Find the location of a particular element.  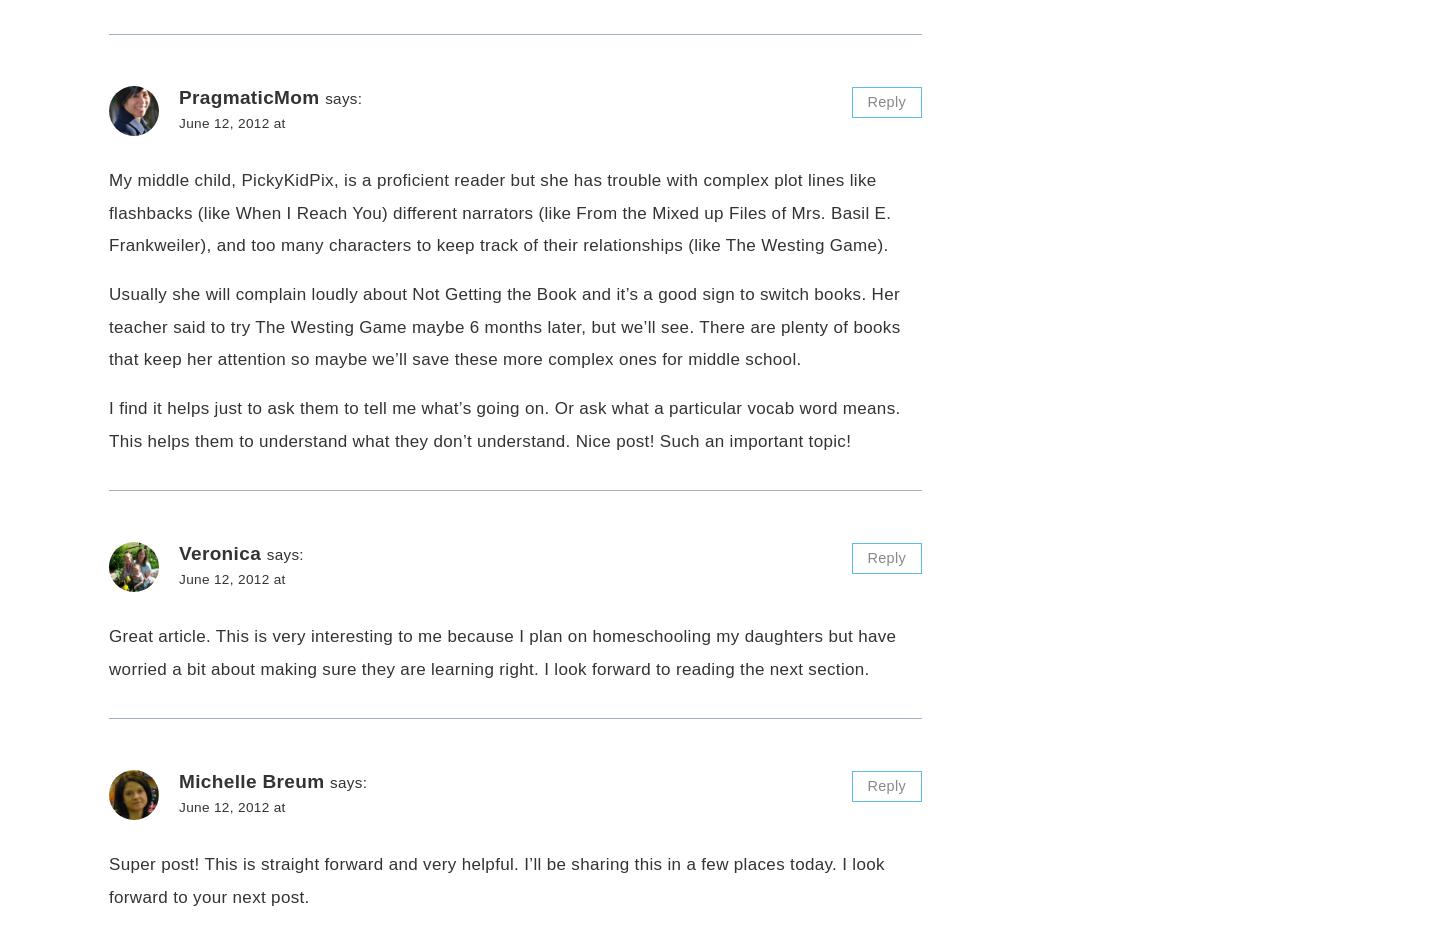

'Veronica' is located at coordinates (177, 552).